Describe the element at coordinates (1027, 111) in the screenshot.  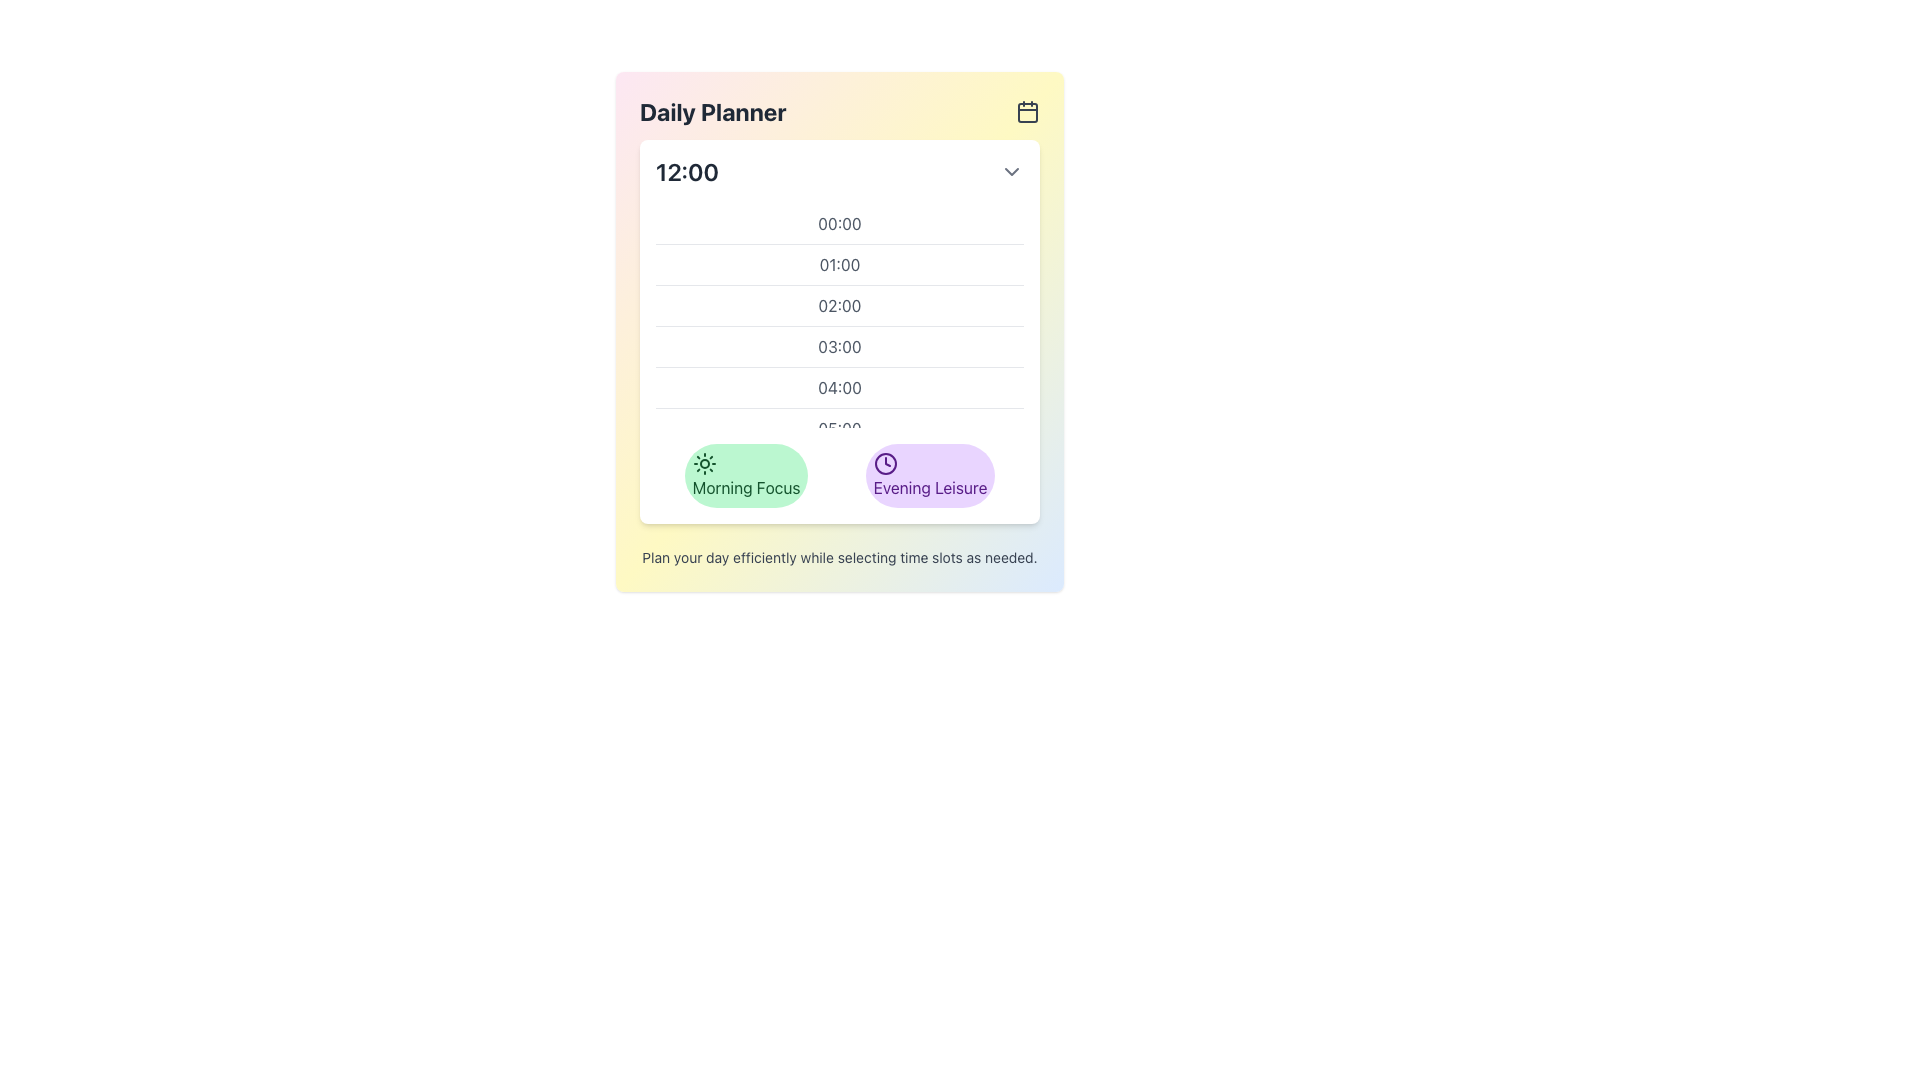
I see `the calendar icon located at the top-right of the 'Daily Planner' title section in the header area` at that location.